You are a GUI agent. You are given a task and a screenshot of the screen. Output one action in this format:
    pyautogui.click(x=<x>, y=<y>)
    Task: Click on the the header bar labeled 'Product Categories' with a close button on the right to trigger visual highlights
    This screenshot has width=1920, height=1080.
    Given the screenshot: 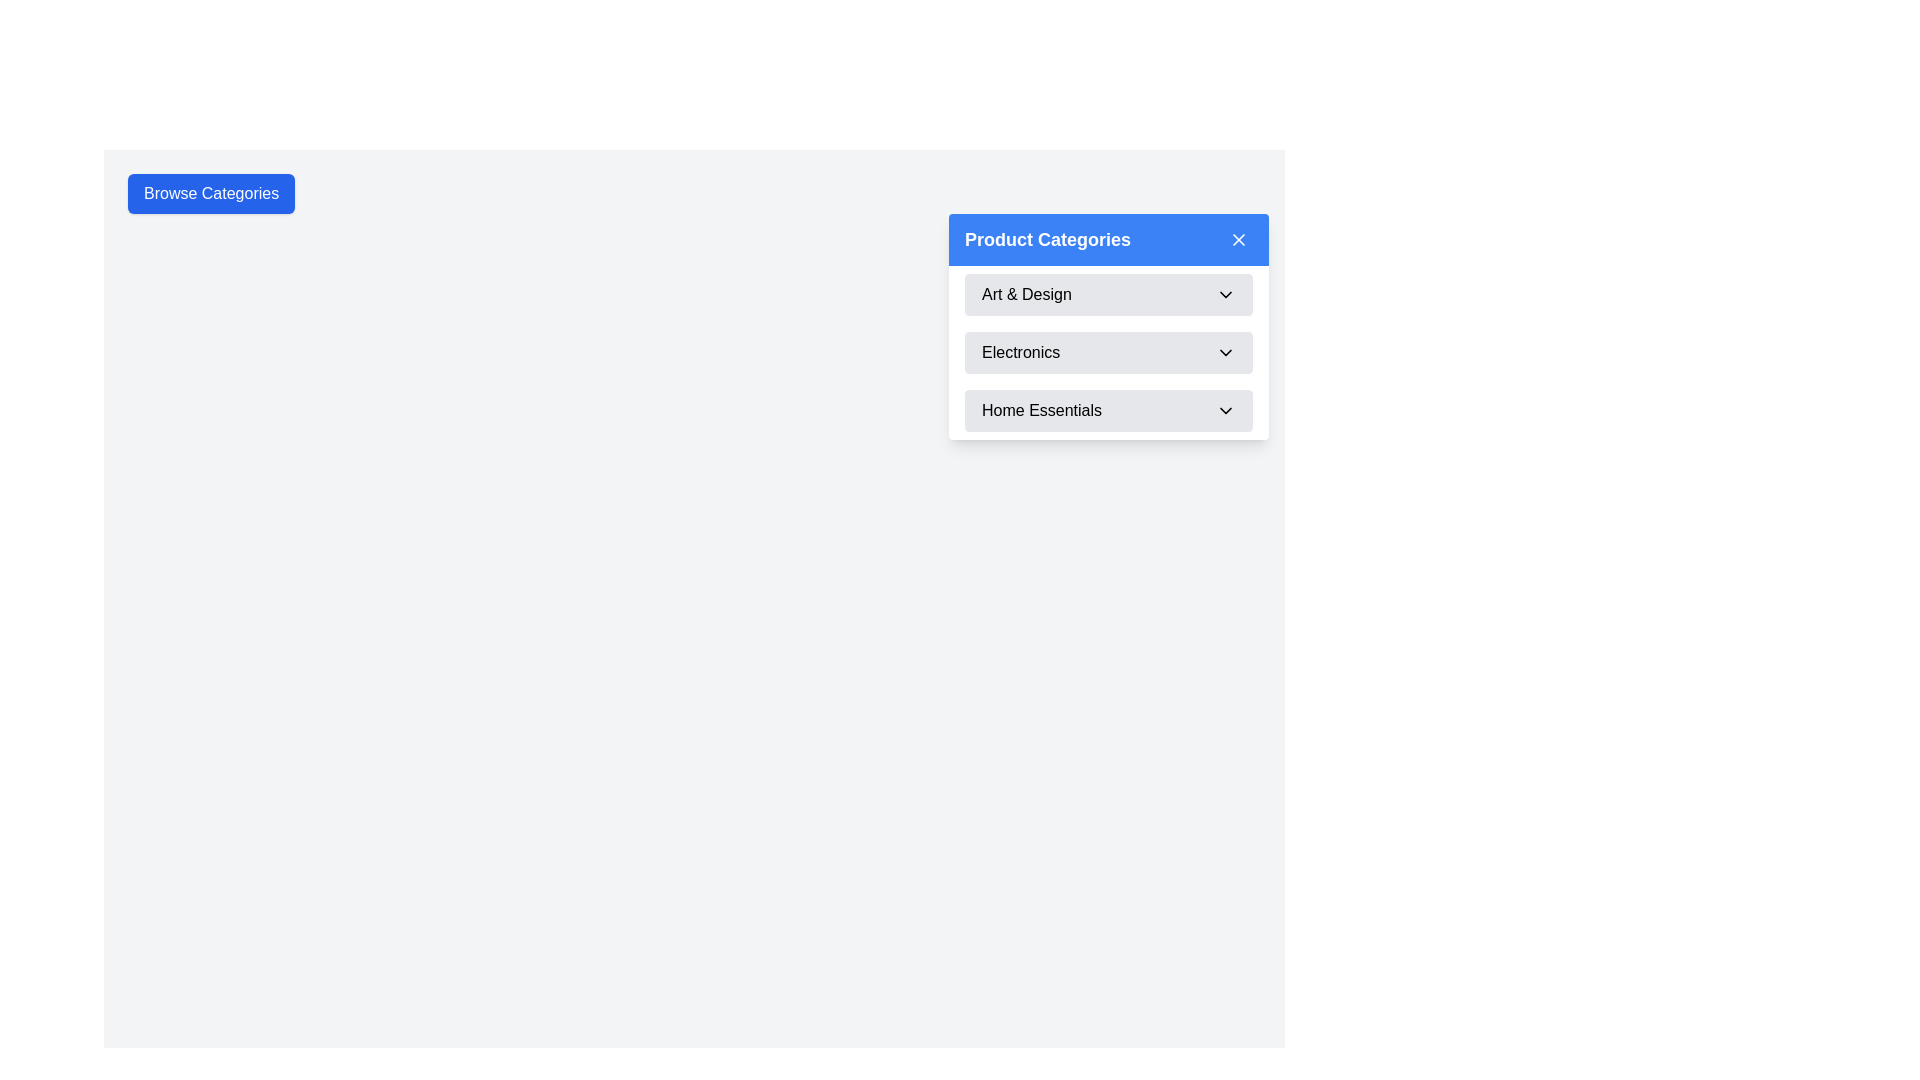 What is the action you would take?
    pyautogui.click(x=1107, y=238)
    